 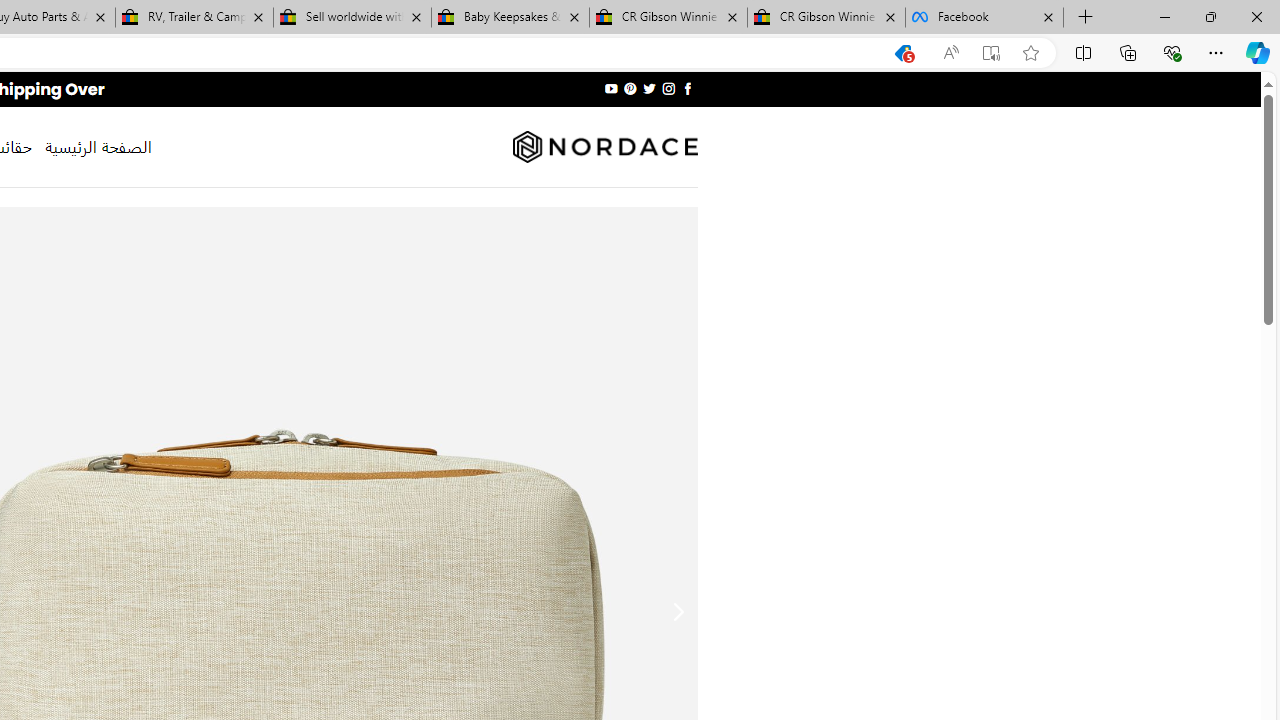 What do you see at coordinates (1257, 51) in the screenshot?
I see `'Copilot (Ctrl+Shift+.)'` at bounding box center [1257, 51].